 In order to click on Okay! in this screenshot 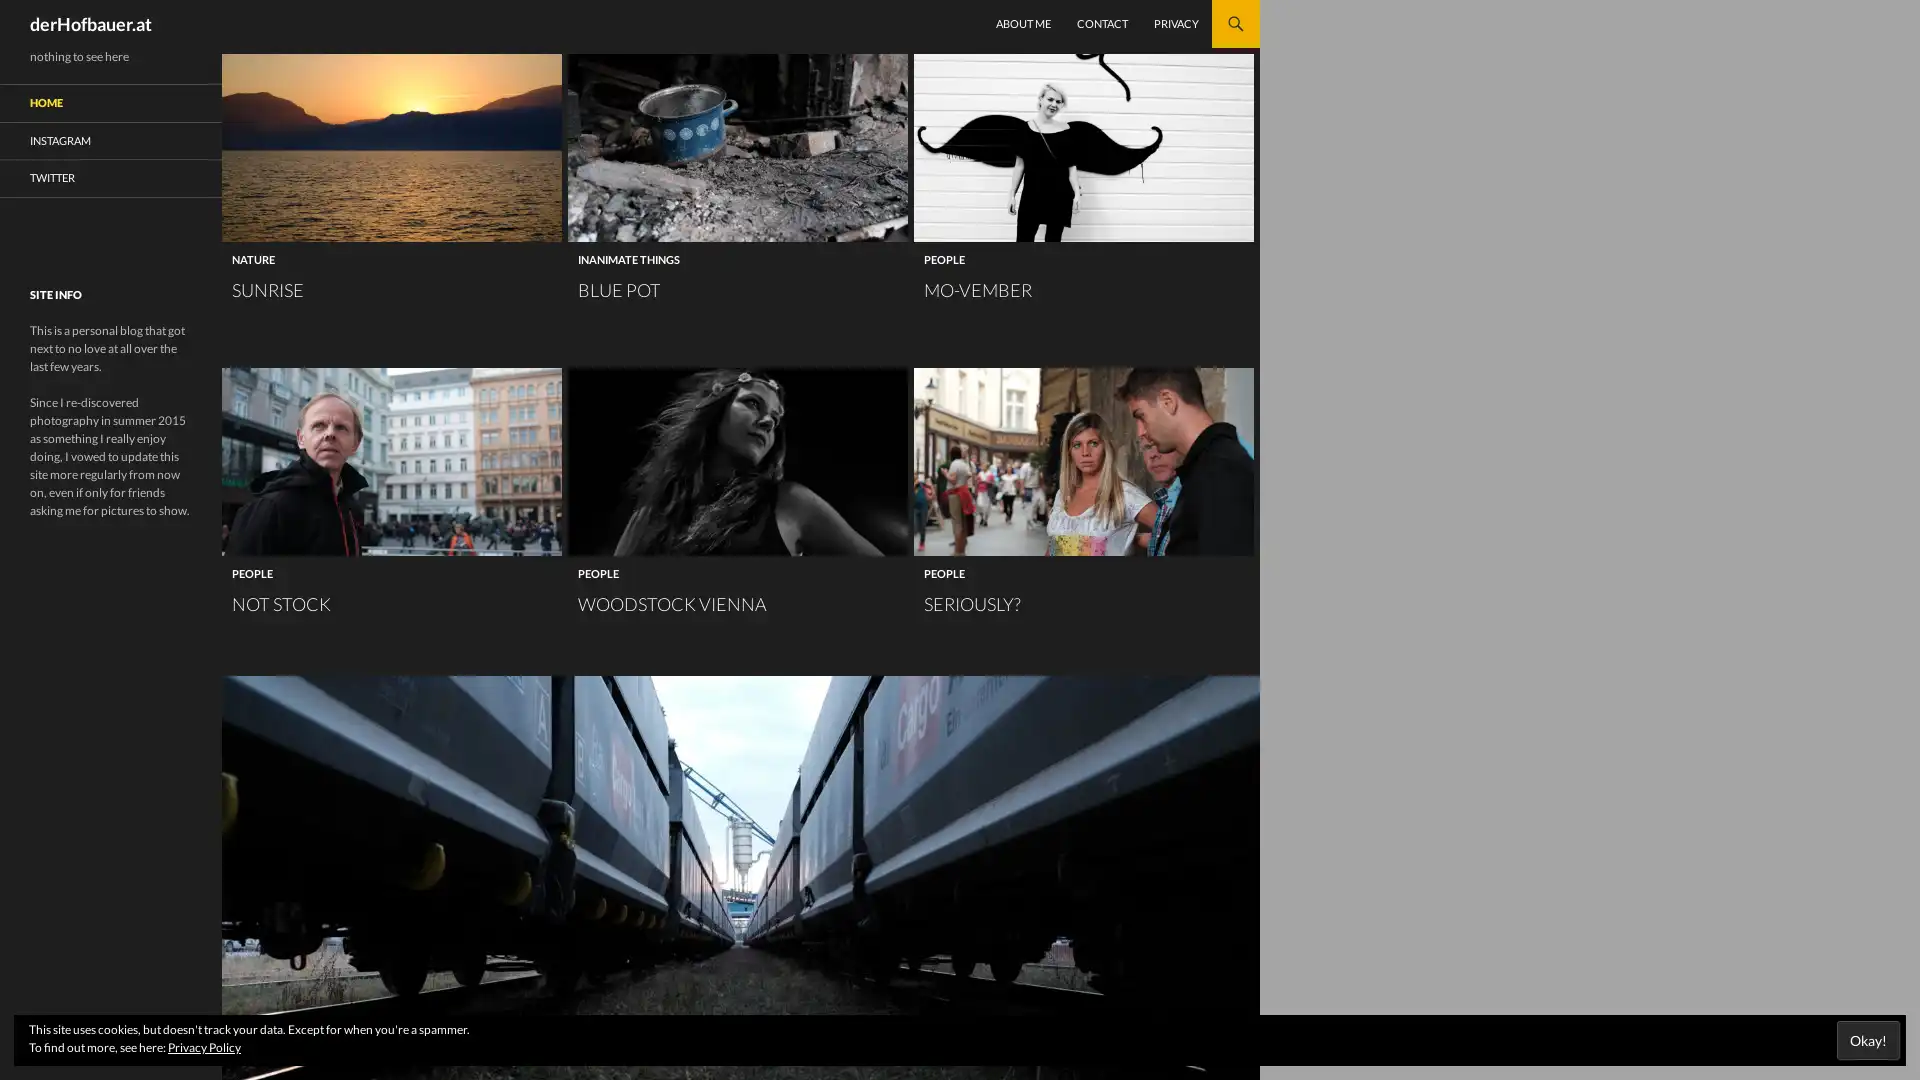, I will do `click(1867, 1039)`.